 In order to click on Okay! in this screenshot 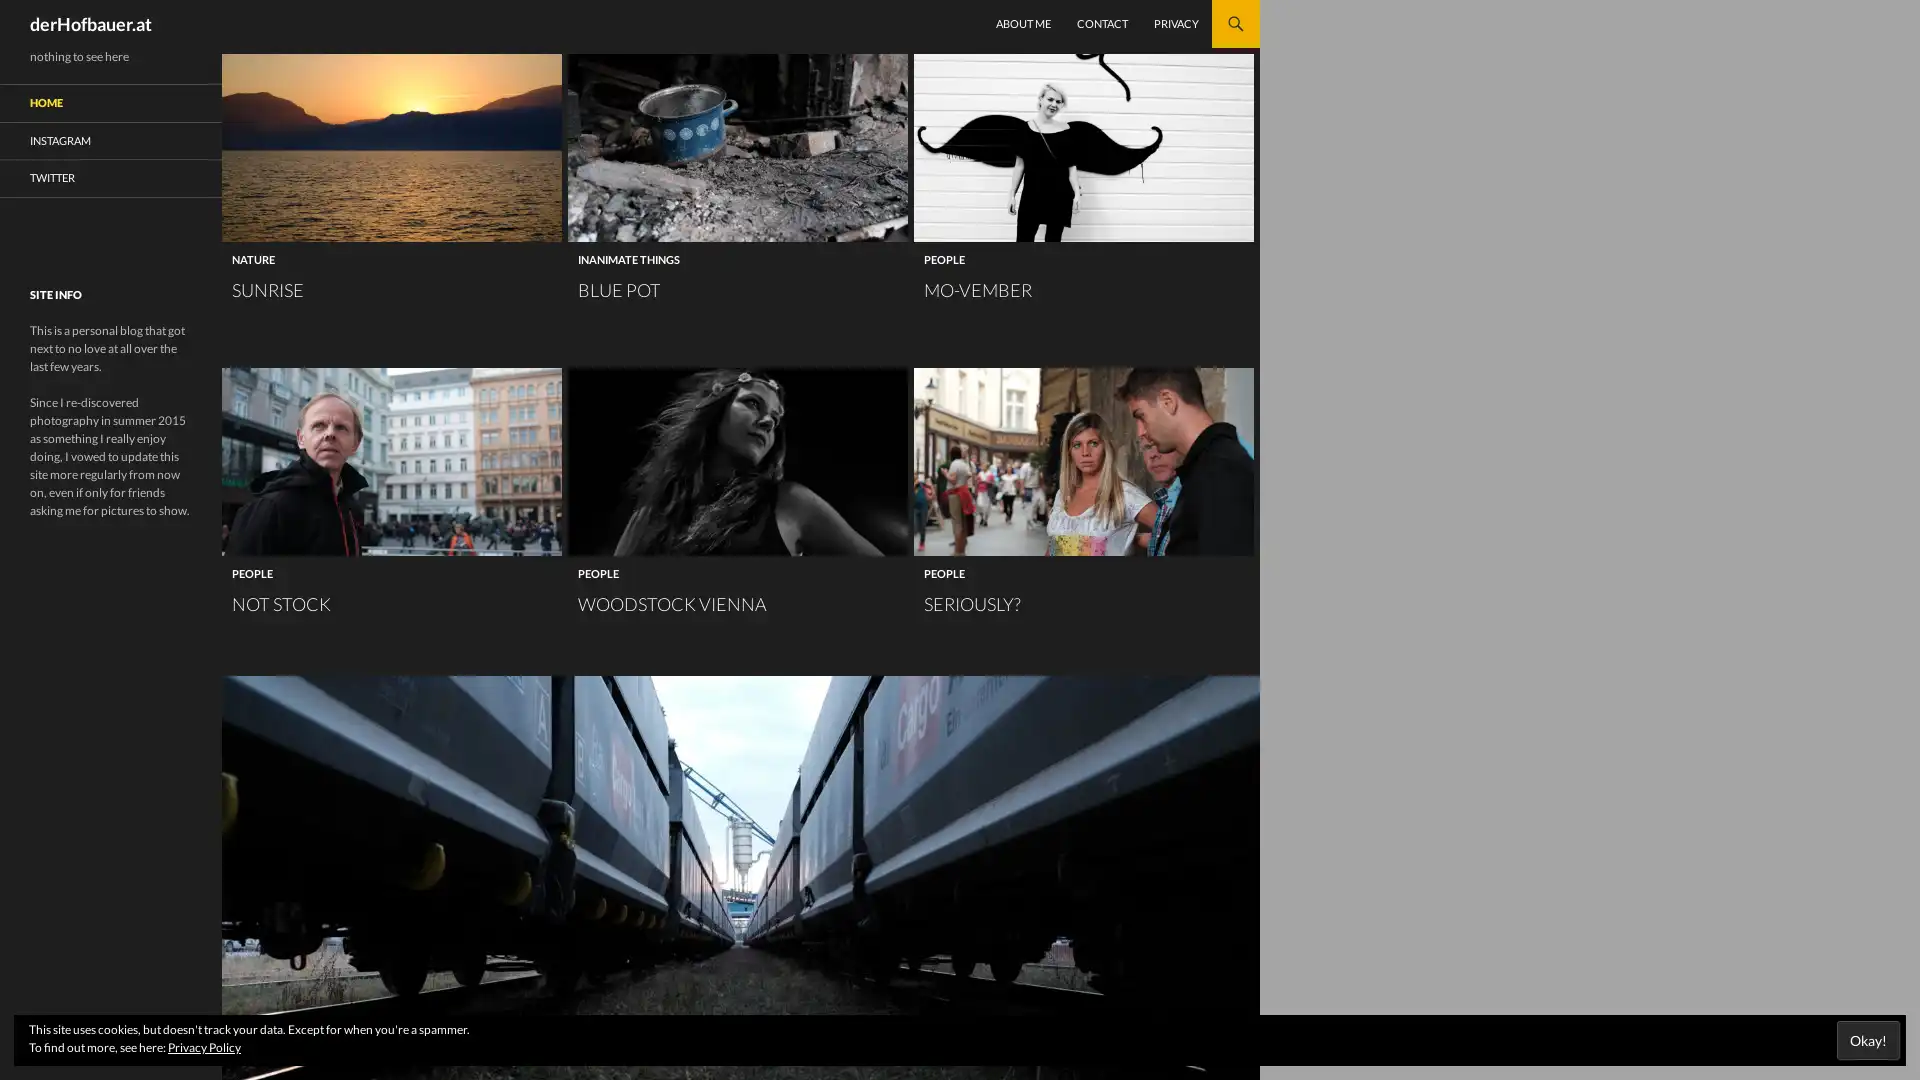, I will do `click(1867, 1039)`.